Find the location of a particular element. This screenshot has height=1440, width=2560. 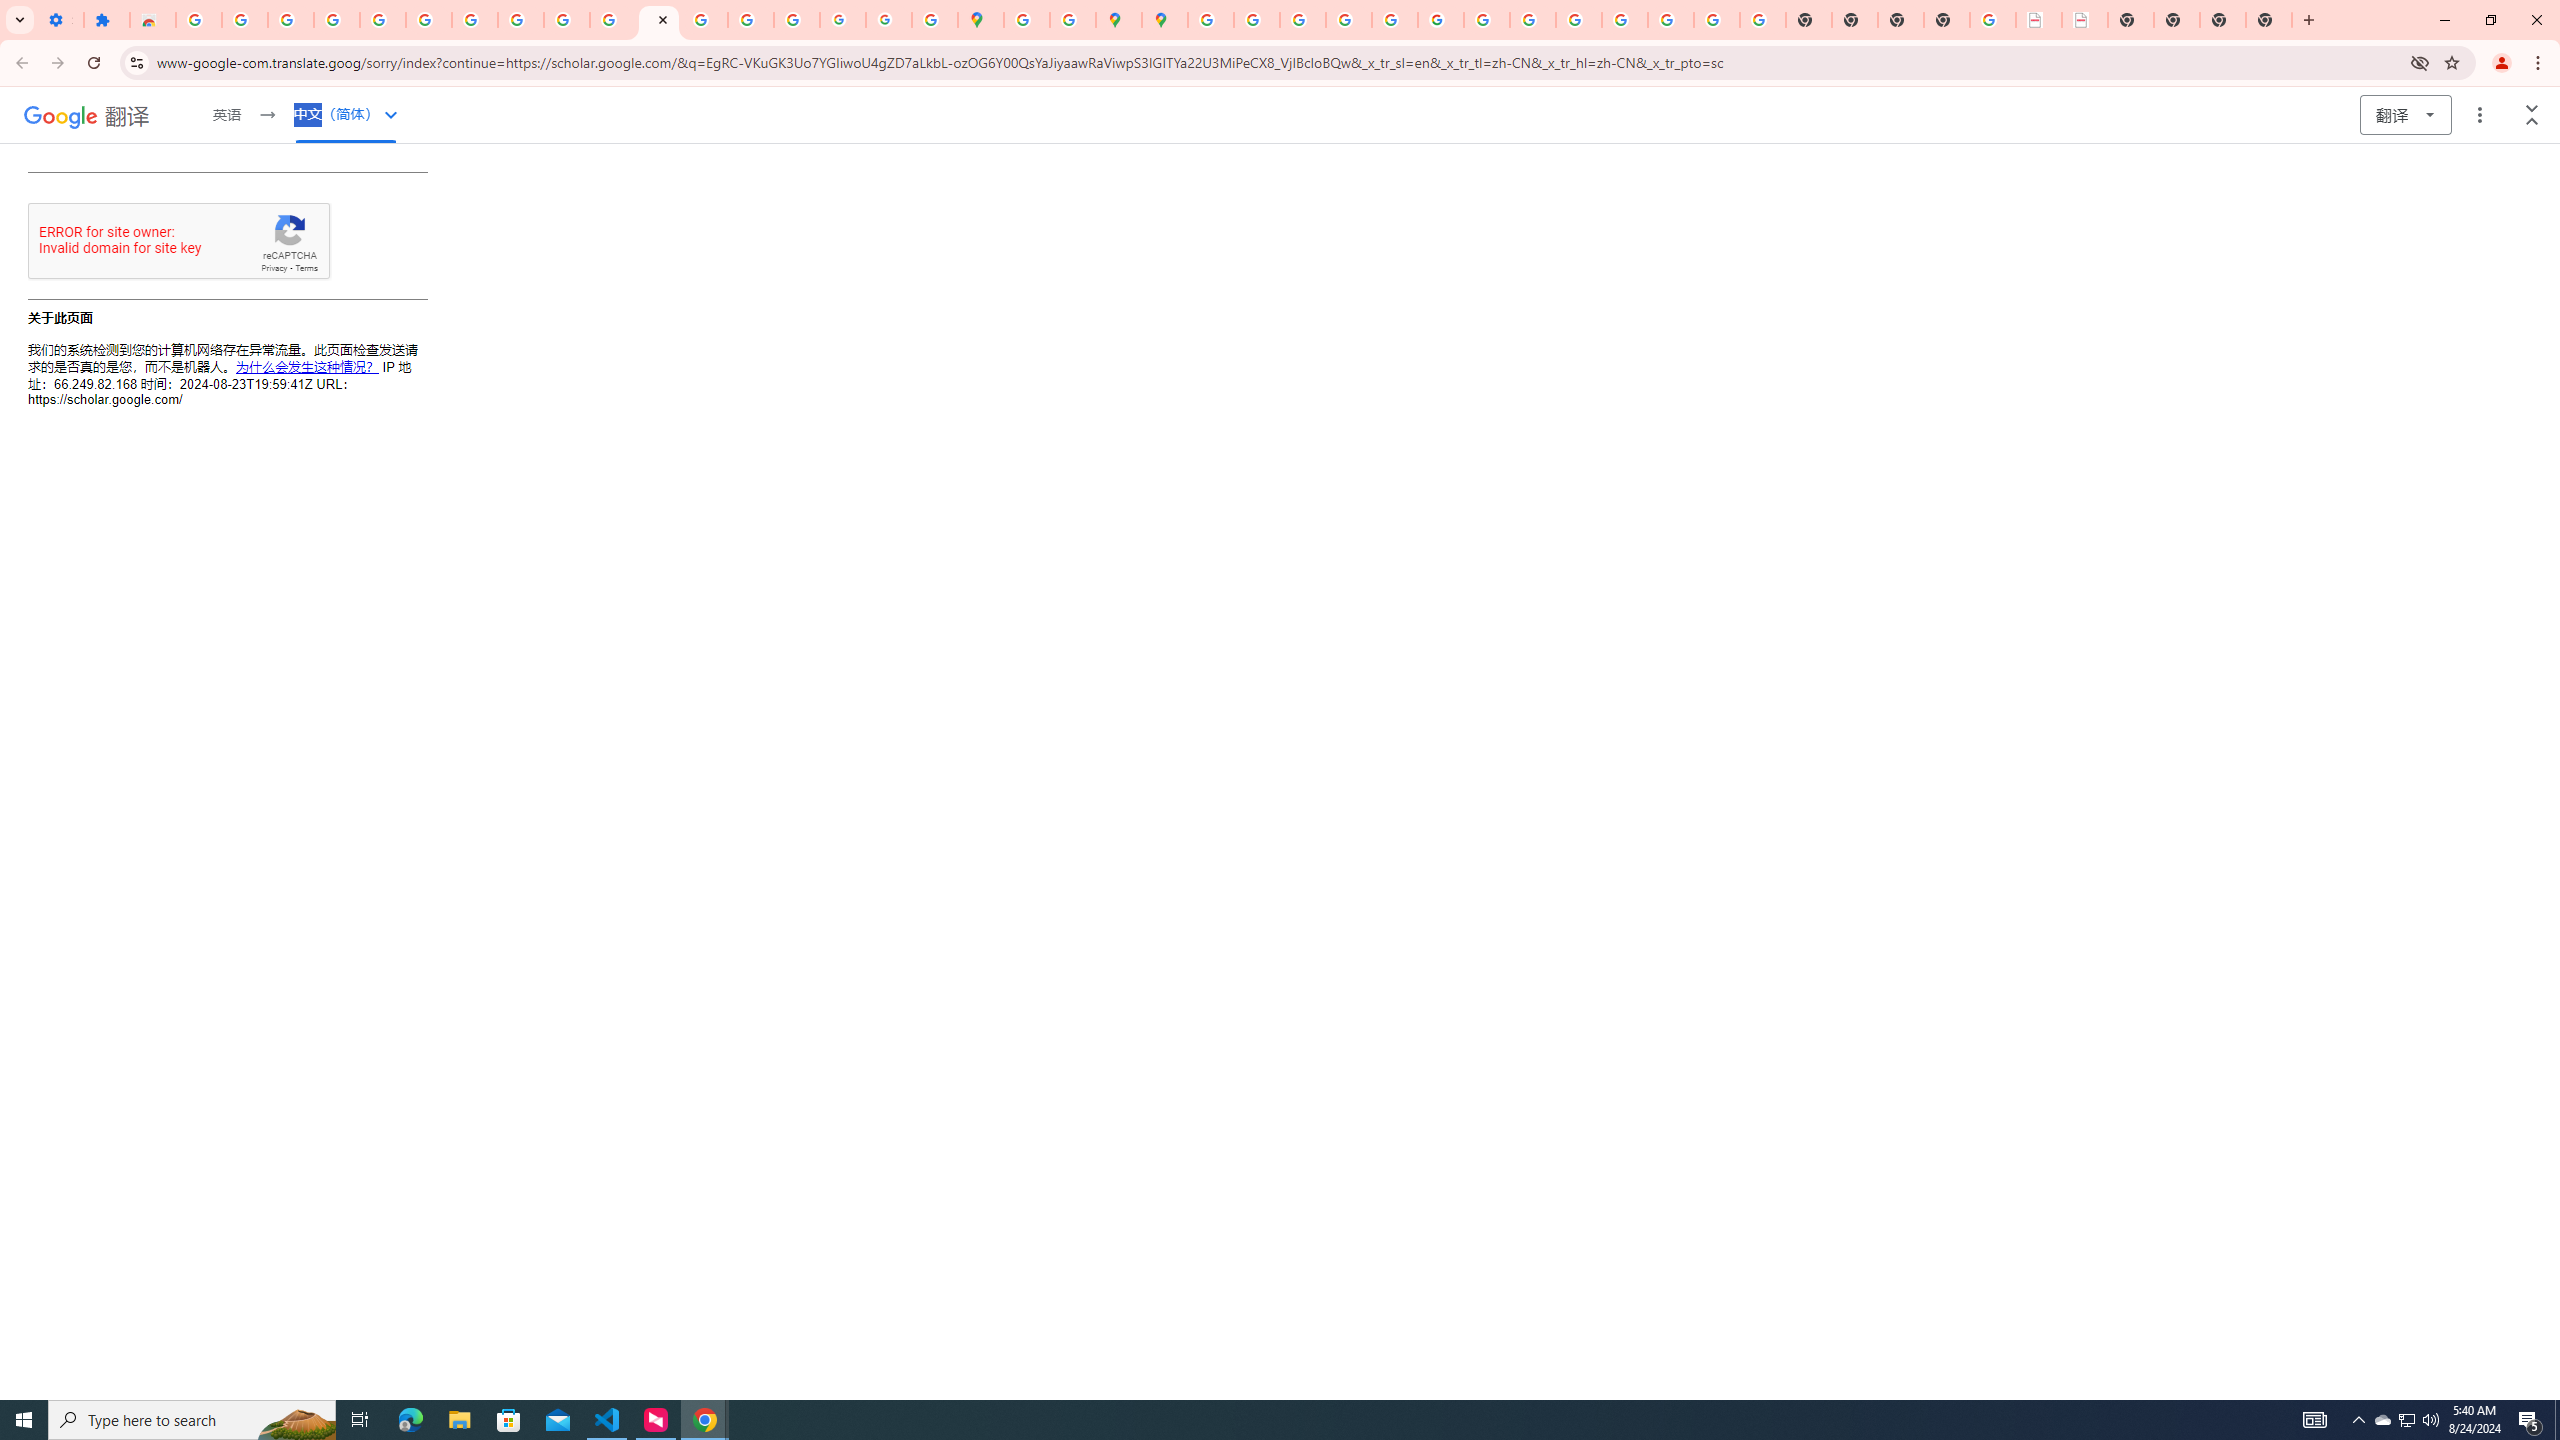

'Safety in Our Products - Google Safety Center' is located at coordinates (1072, 19).